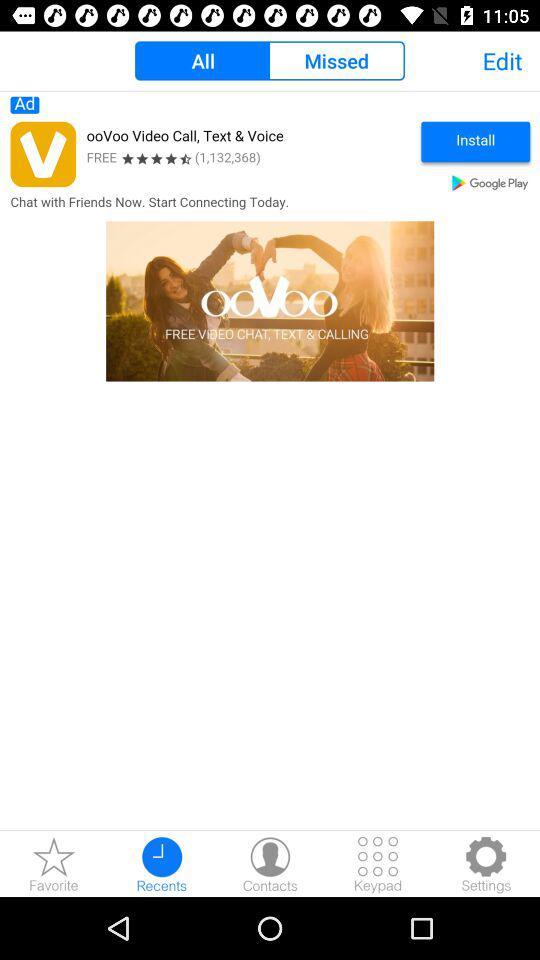  What do you see at coordinates (161, 863) in the screenshot?
I see `recent buttons` at bounding box center [161, 863].